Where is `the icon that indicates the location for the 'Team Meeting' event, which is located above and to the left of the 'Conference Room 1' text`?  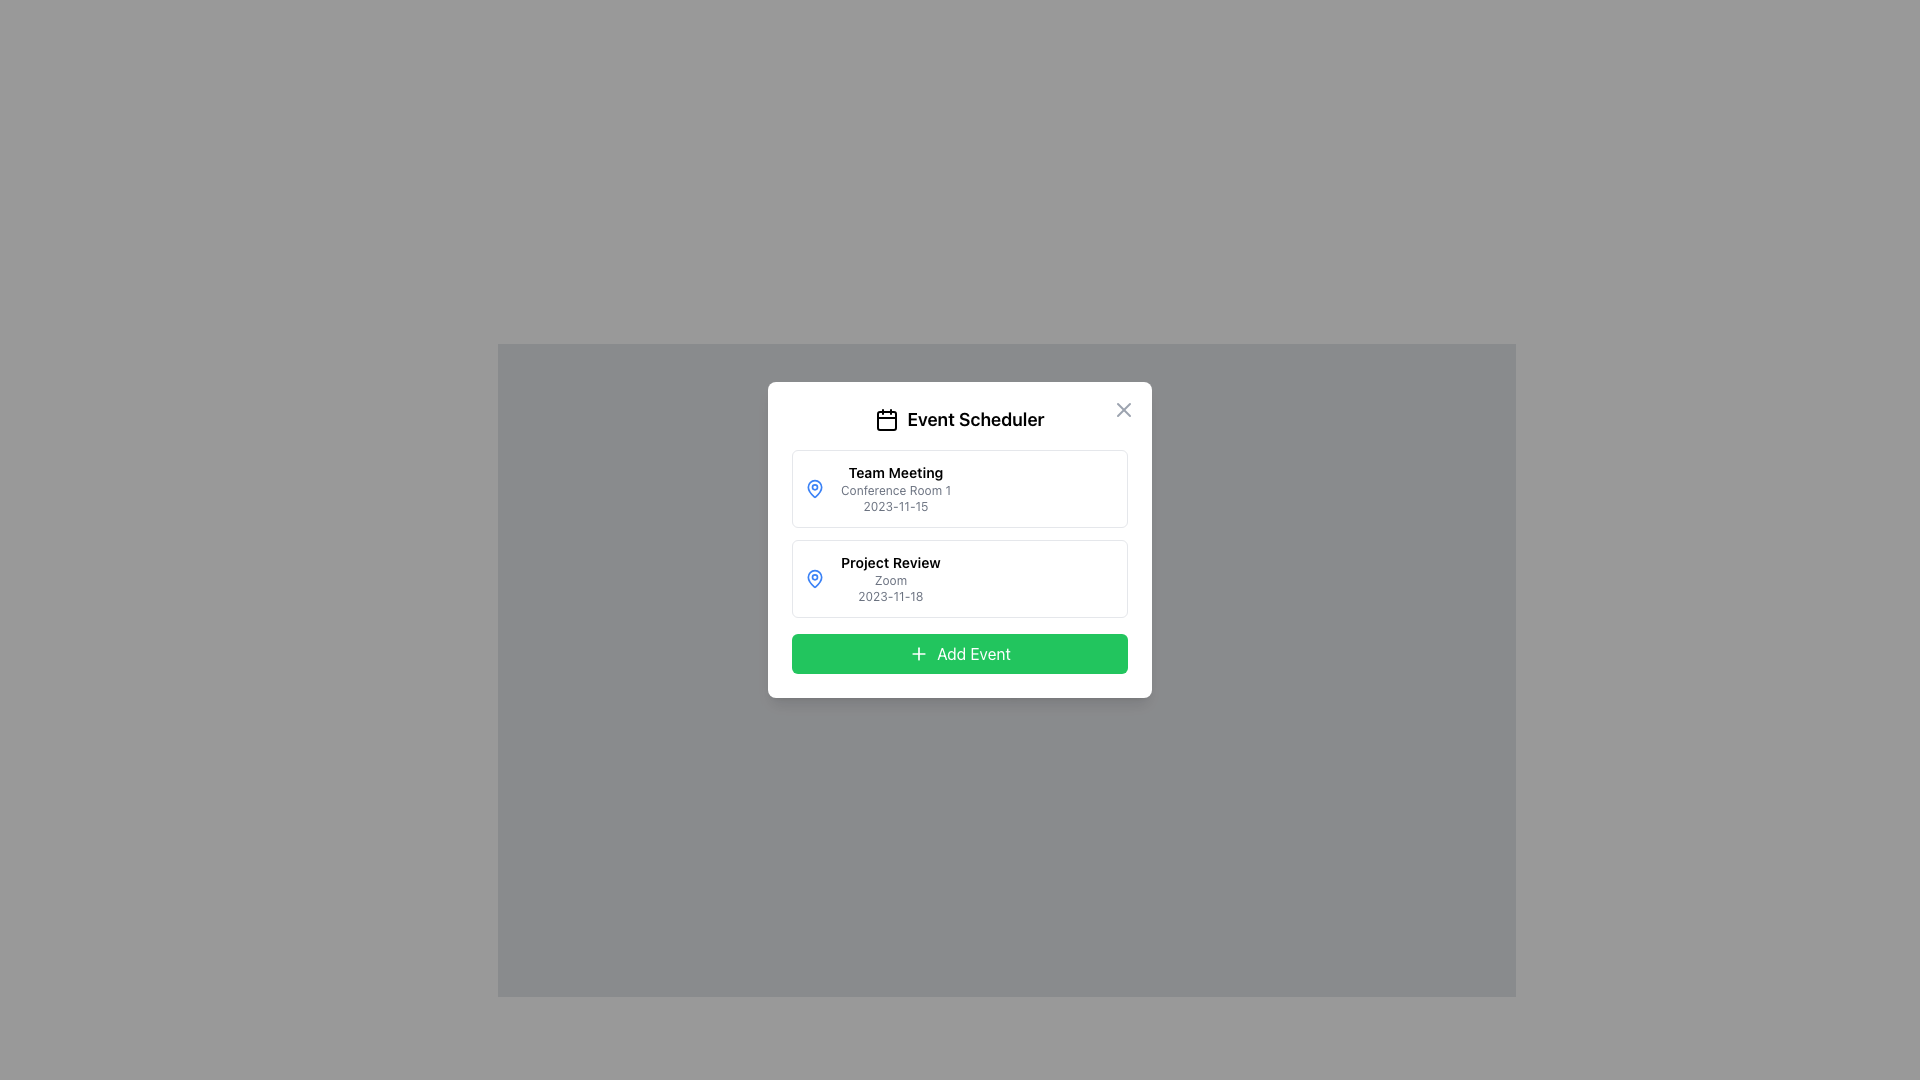 the icon that indicates the location for the 'Team Meeting' event, which is located above and to the left of the 'Conference Room 1' text is located at coordinates (815, 489).